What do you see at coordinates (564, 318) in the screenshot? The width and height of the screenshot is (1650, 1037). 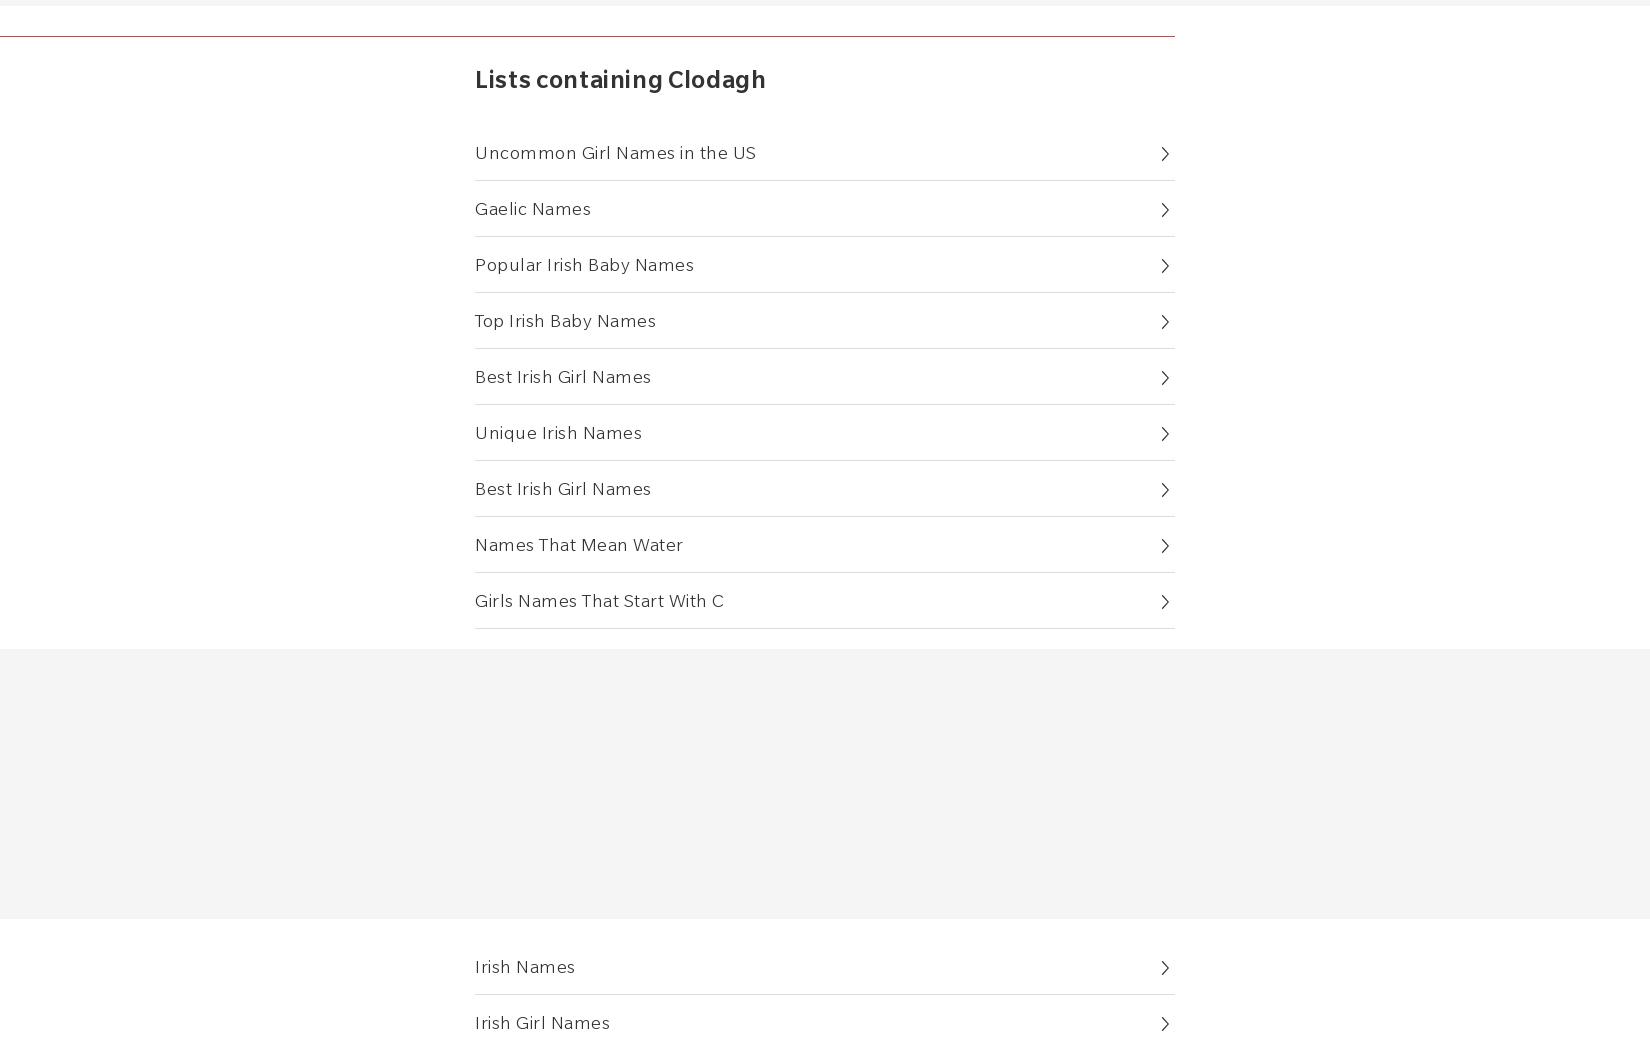 I see `'Top Irish Baby Names'` at bounding box center [564, 318].